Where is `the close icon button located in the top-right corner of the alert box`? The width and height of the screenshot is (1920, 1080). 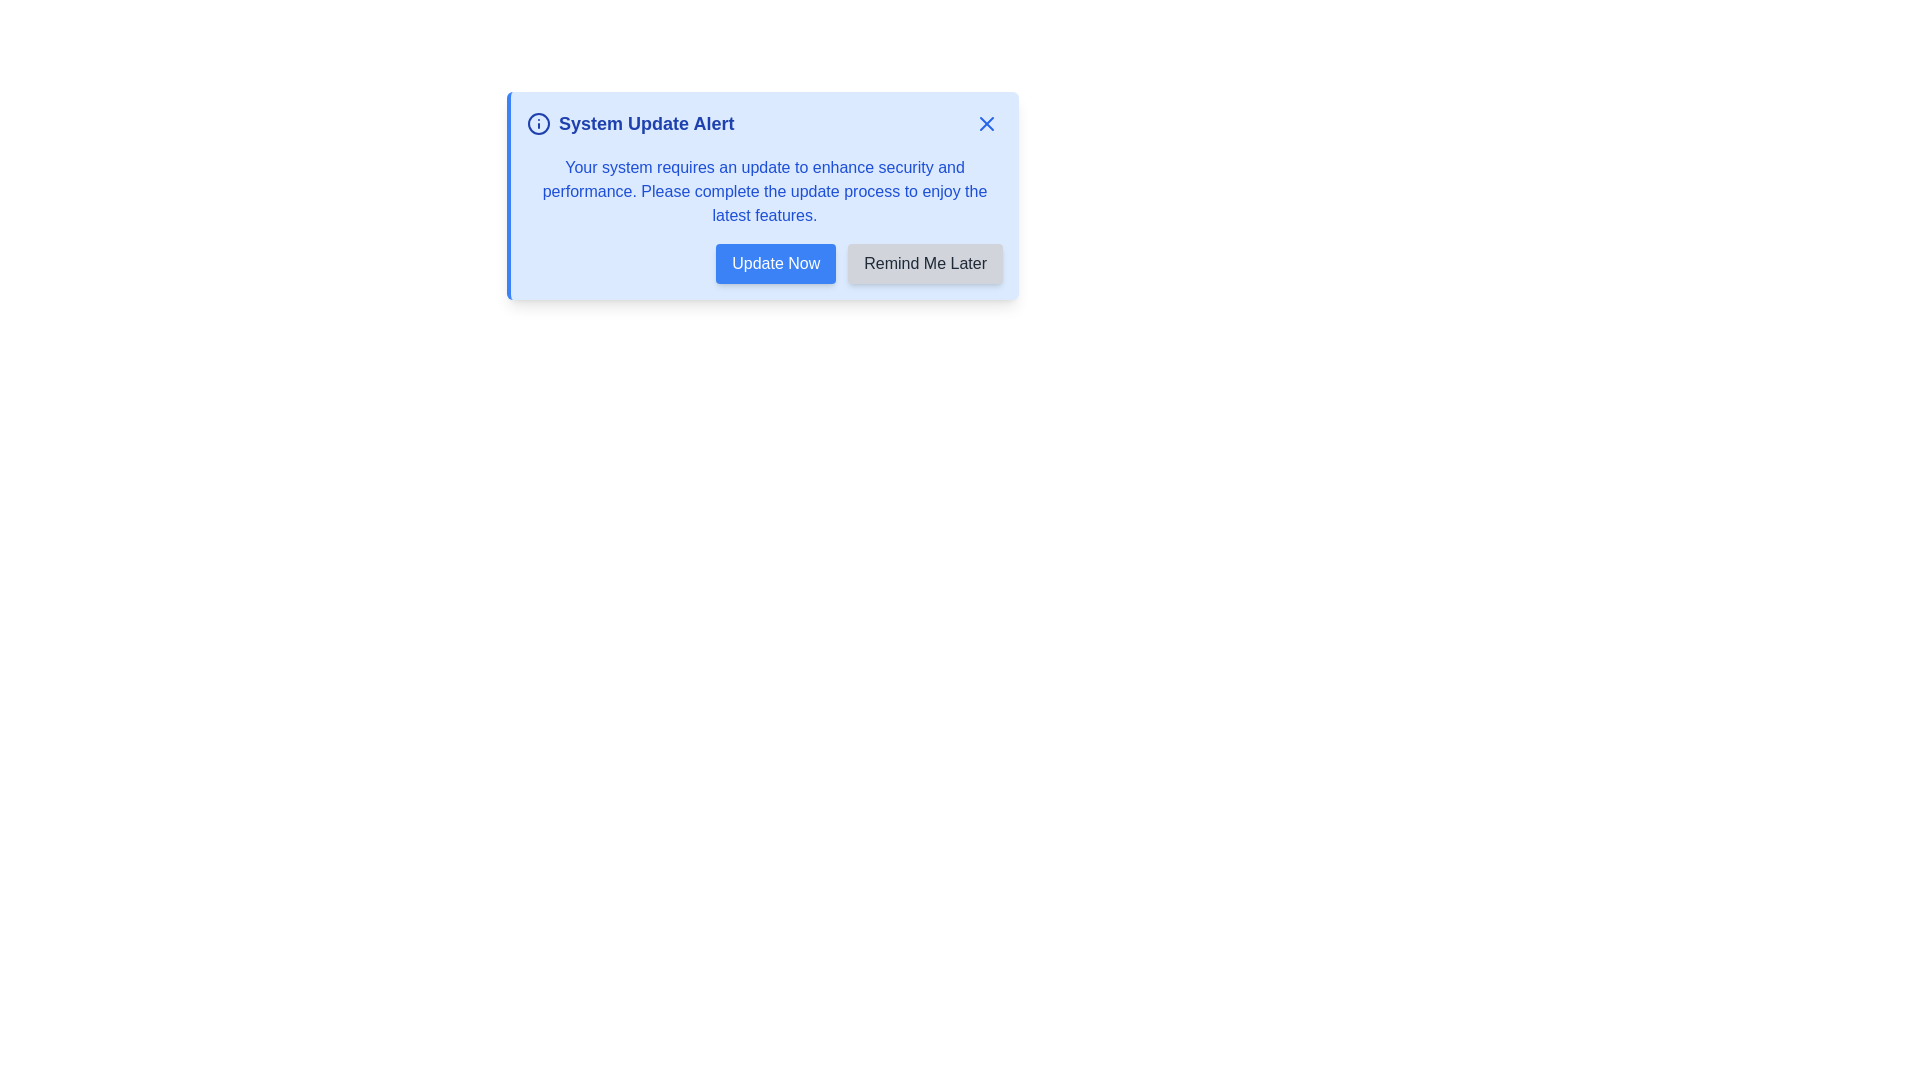 the close icon button located in the top-right corner of the alert box is located at coordinates (987, 123).